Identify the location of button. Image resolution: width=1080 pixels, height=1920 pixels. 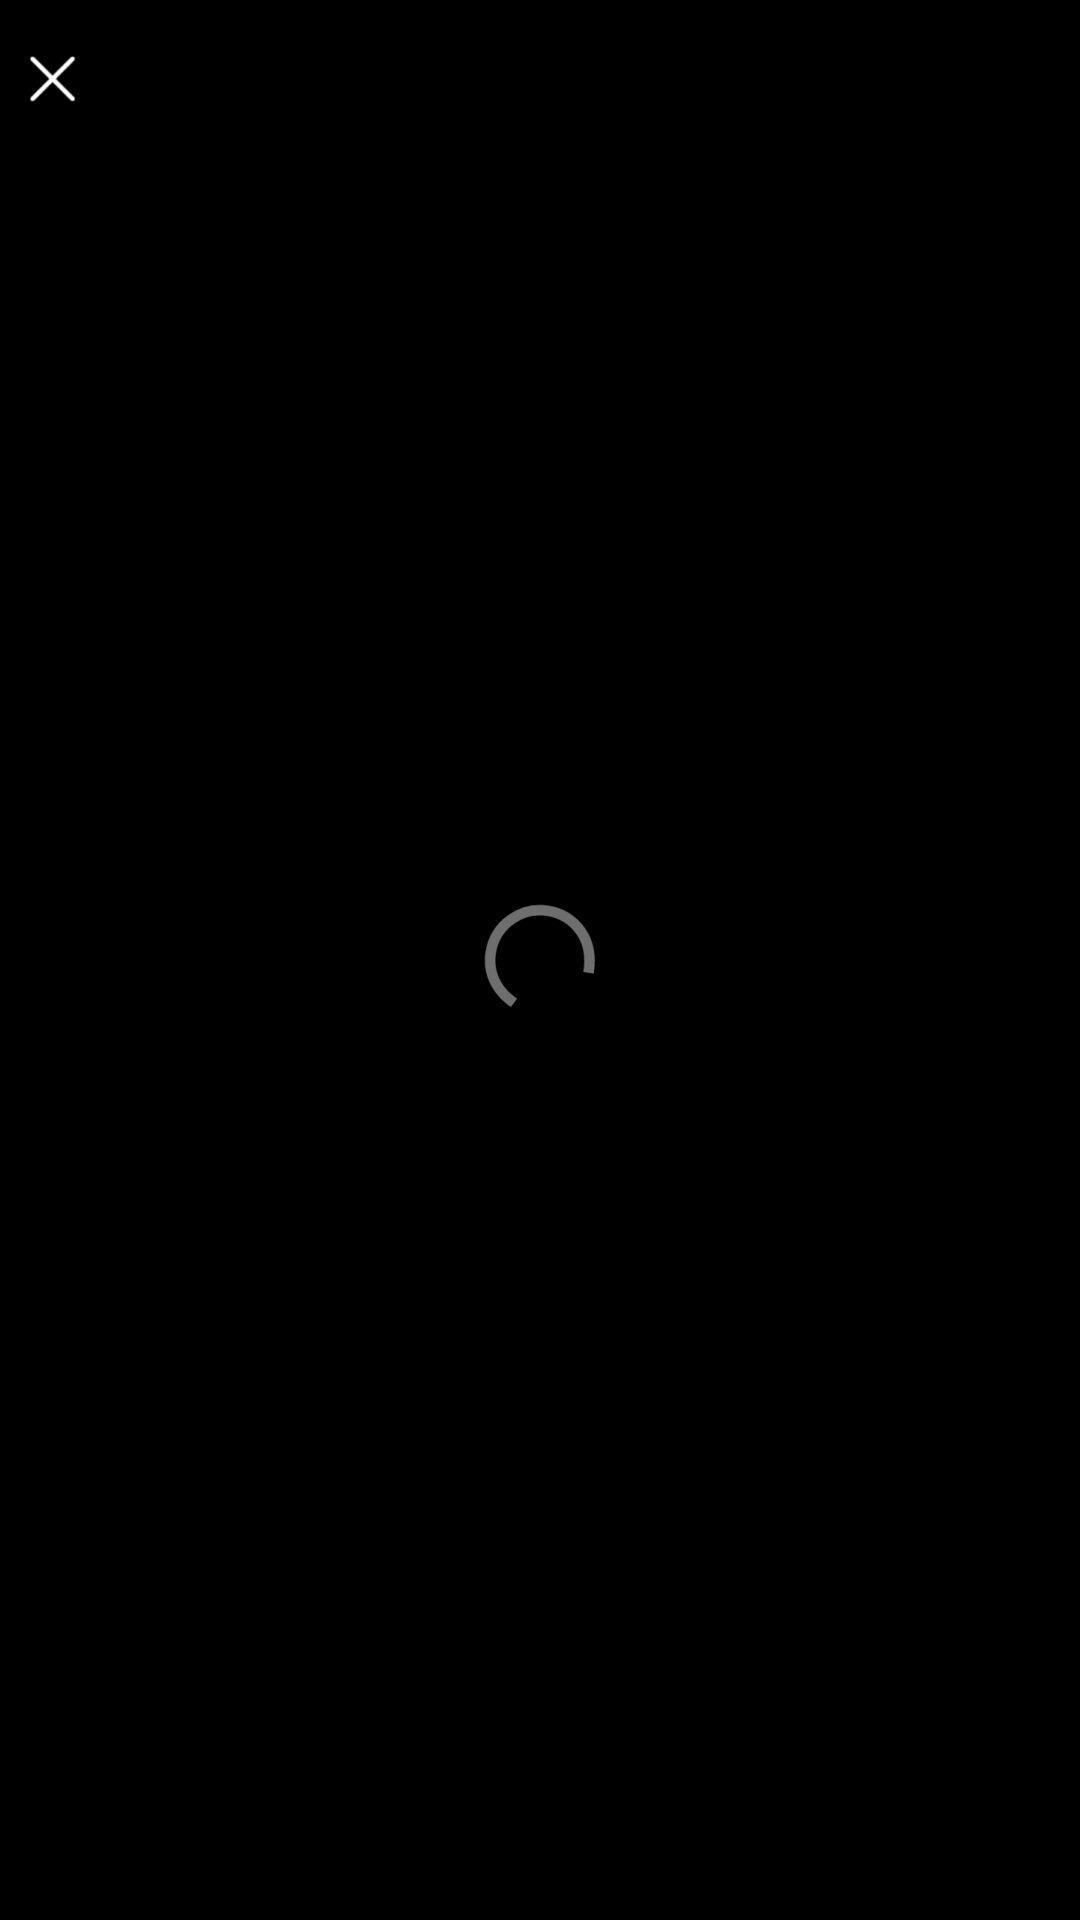
(51, 78).